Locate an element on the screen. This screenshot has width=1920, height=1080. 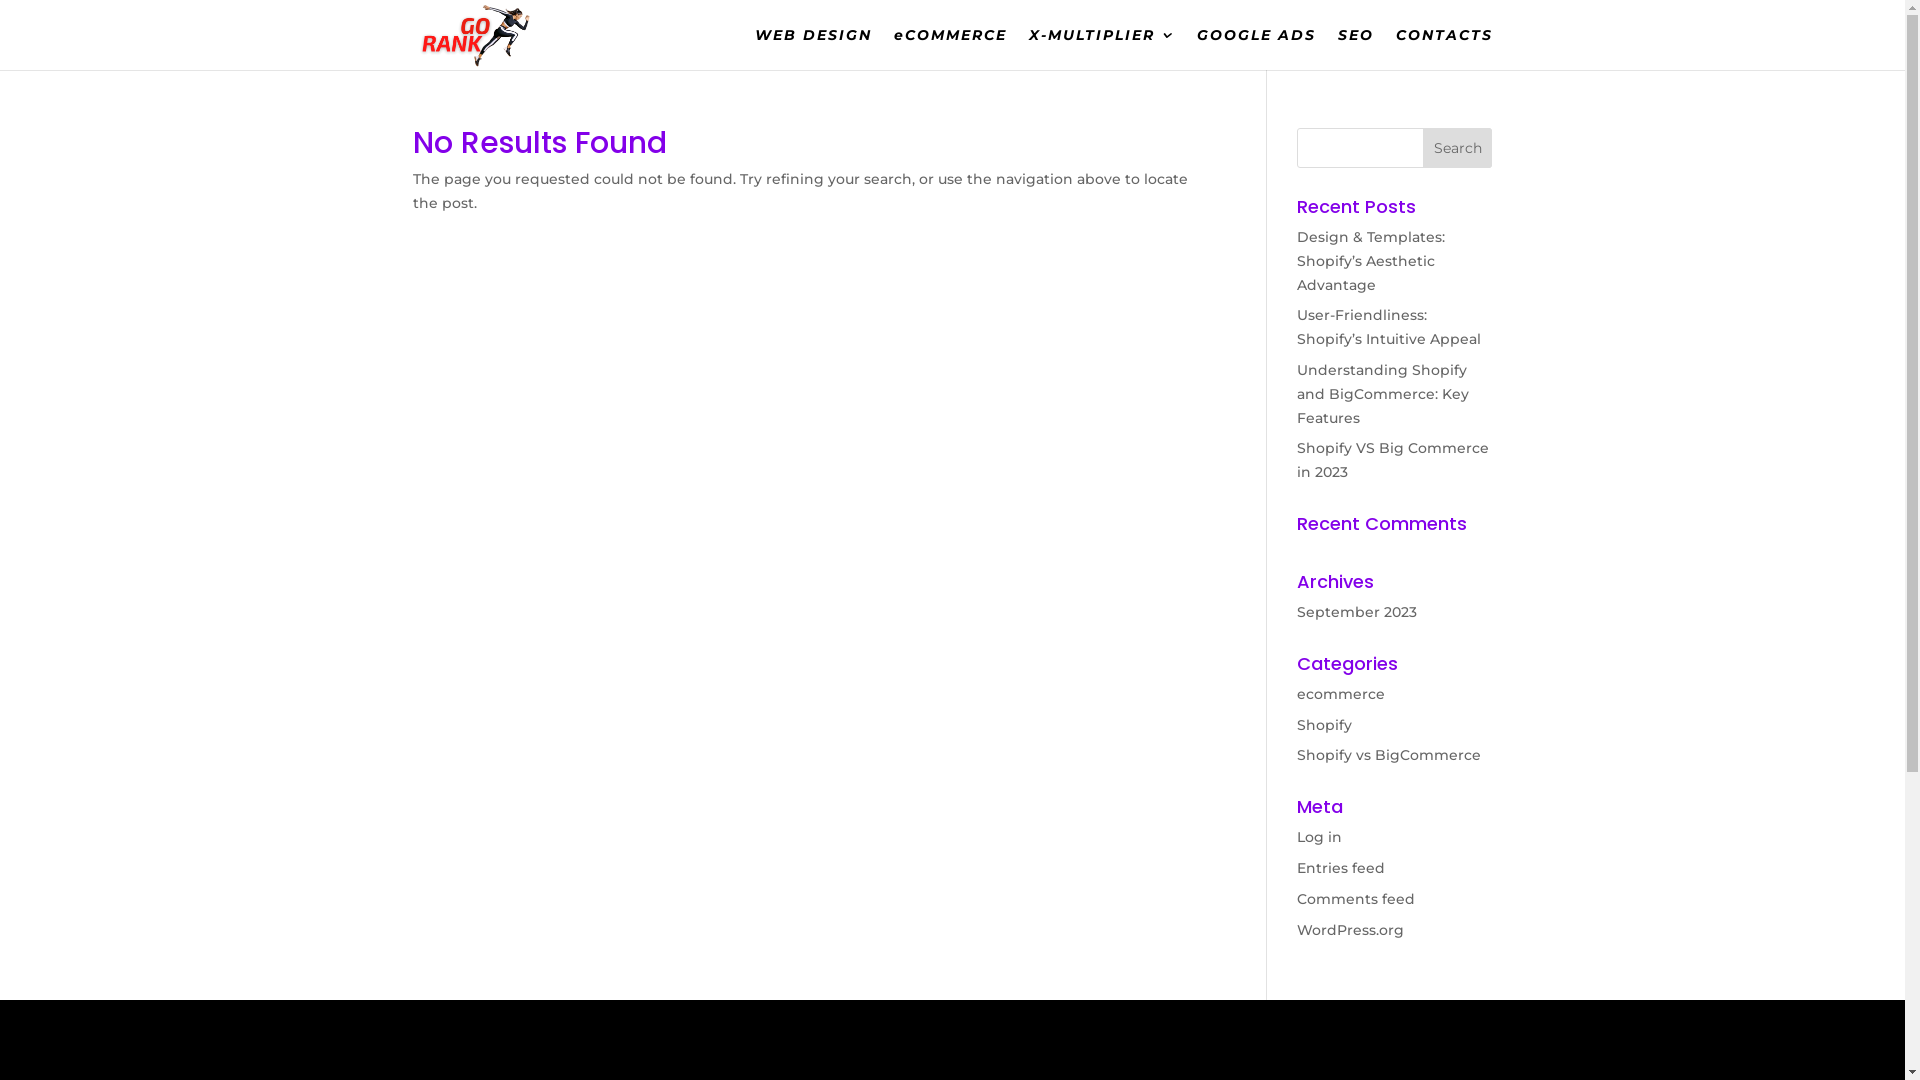
'eCOMMERCE' is located at coordinates (949, 48).